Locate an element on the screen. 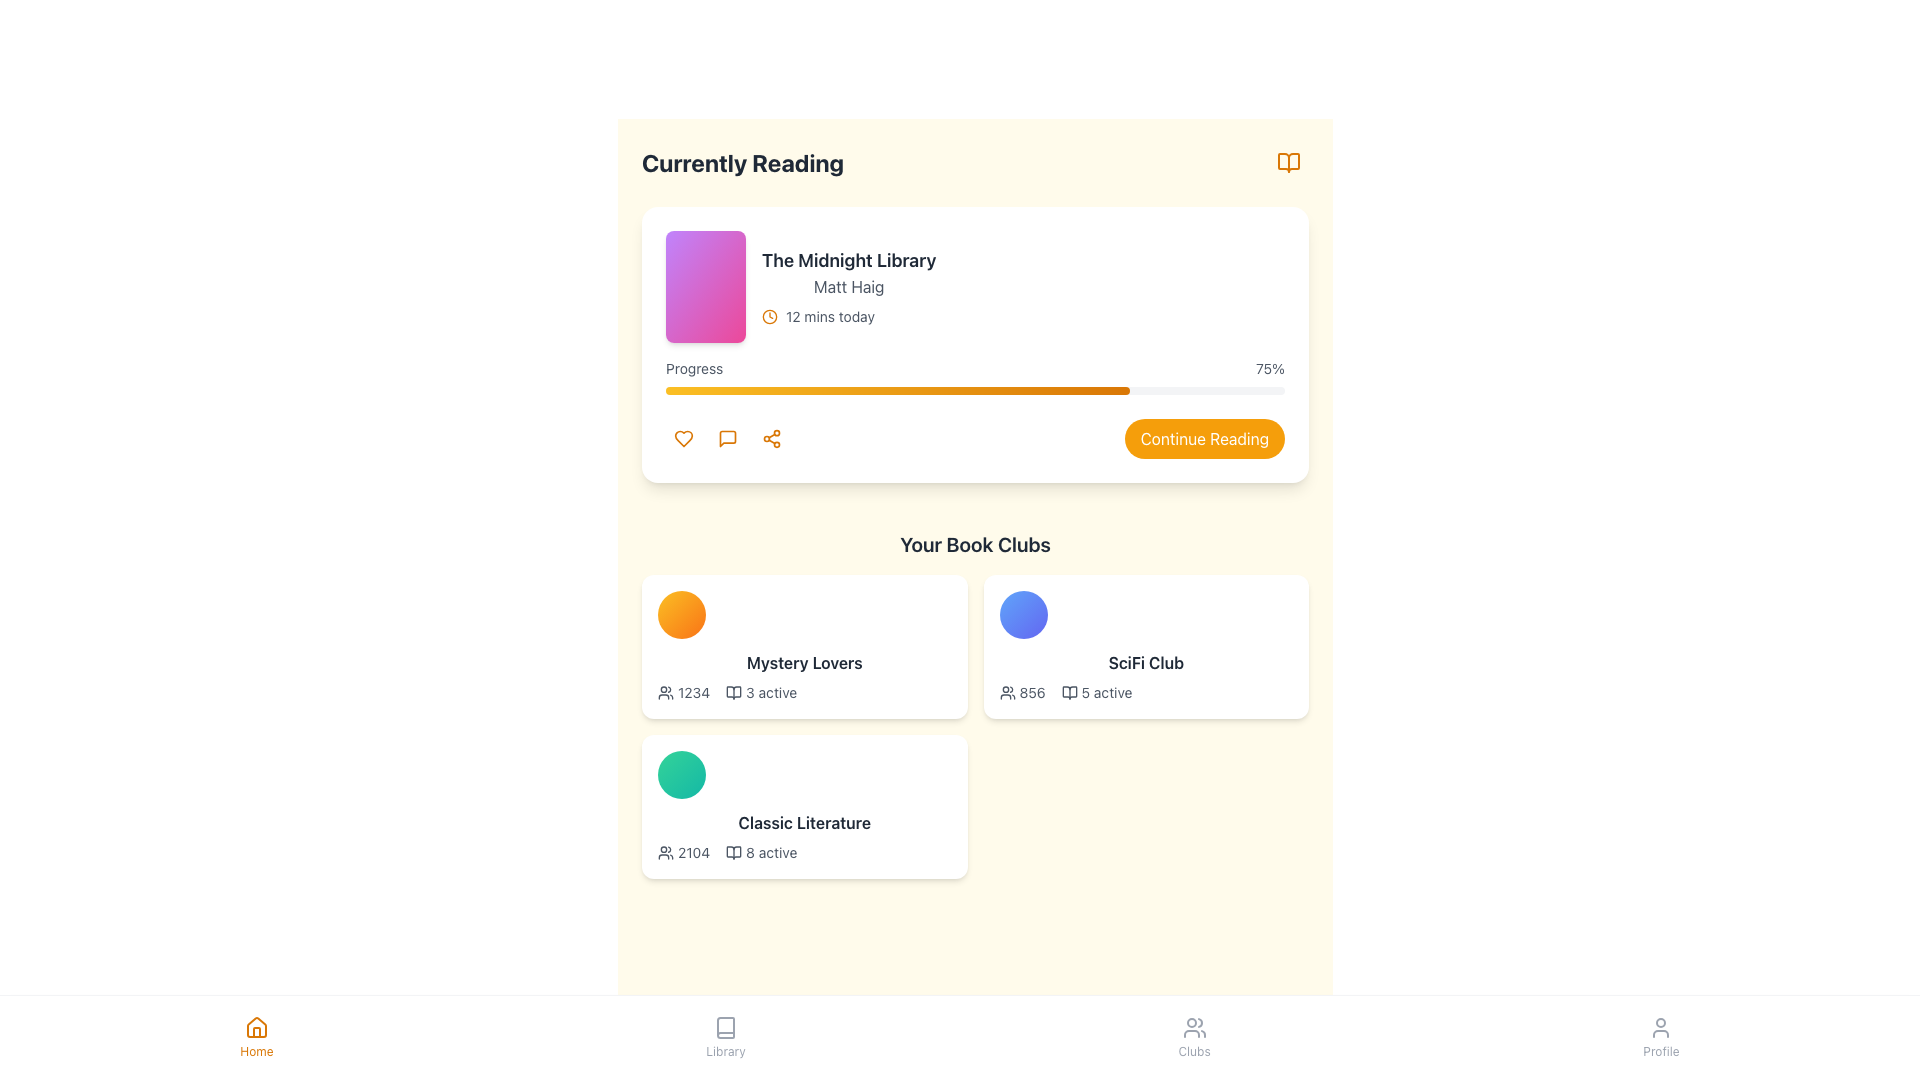 This screenshot has width=1920, height=1080. the decorative graphical element representing the book 'The Midnight Library' located in the 'Currently Reading' section is located at coordinates (705, 286).